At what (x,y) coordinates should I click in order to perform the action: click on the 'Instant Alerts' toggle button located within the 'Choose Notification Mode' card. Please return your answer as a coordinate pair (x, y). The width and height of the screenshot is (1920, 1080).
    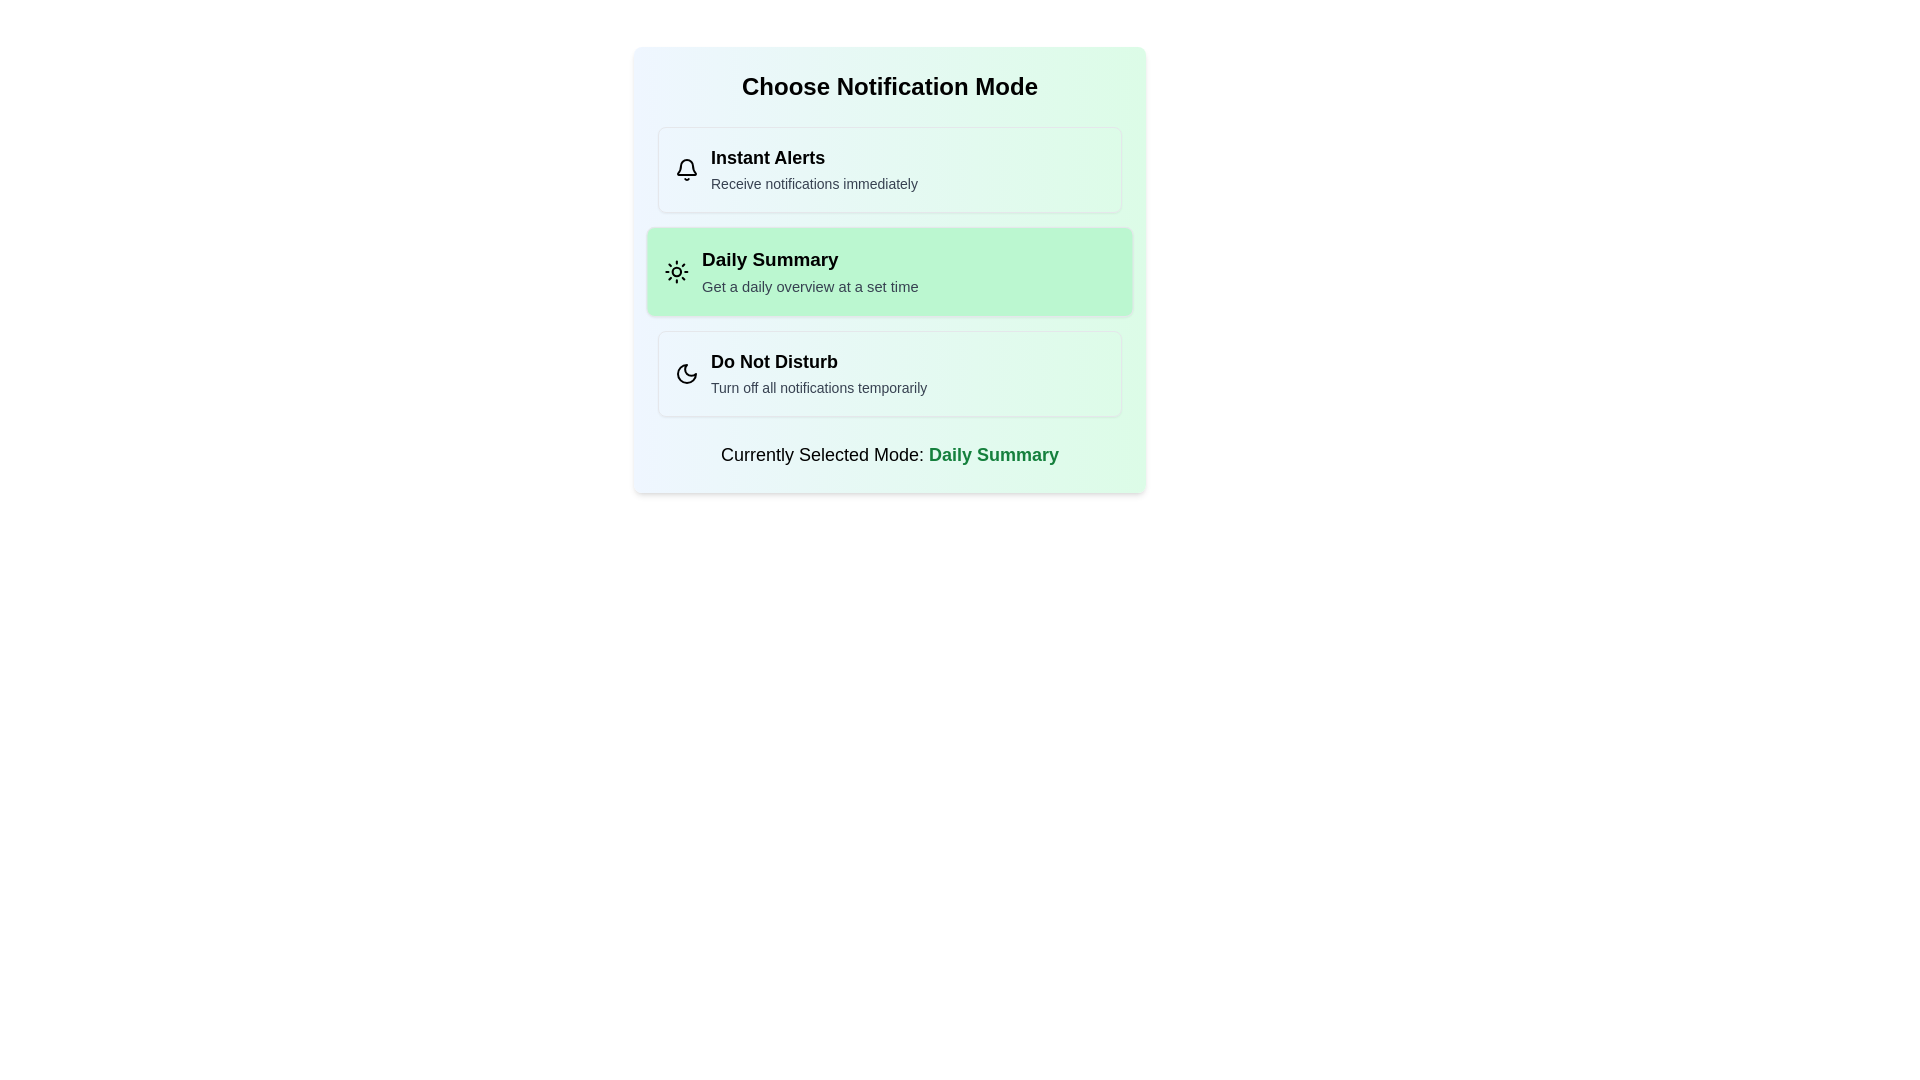
    Looking at the image, I should click on (888, 168).